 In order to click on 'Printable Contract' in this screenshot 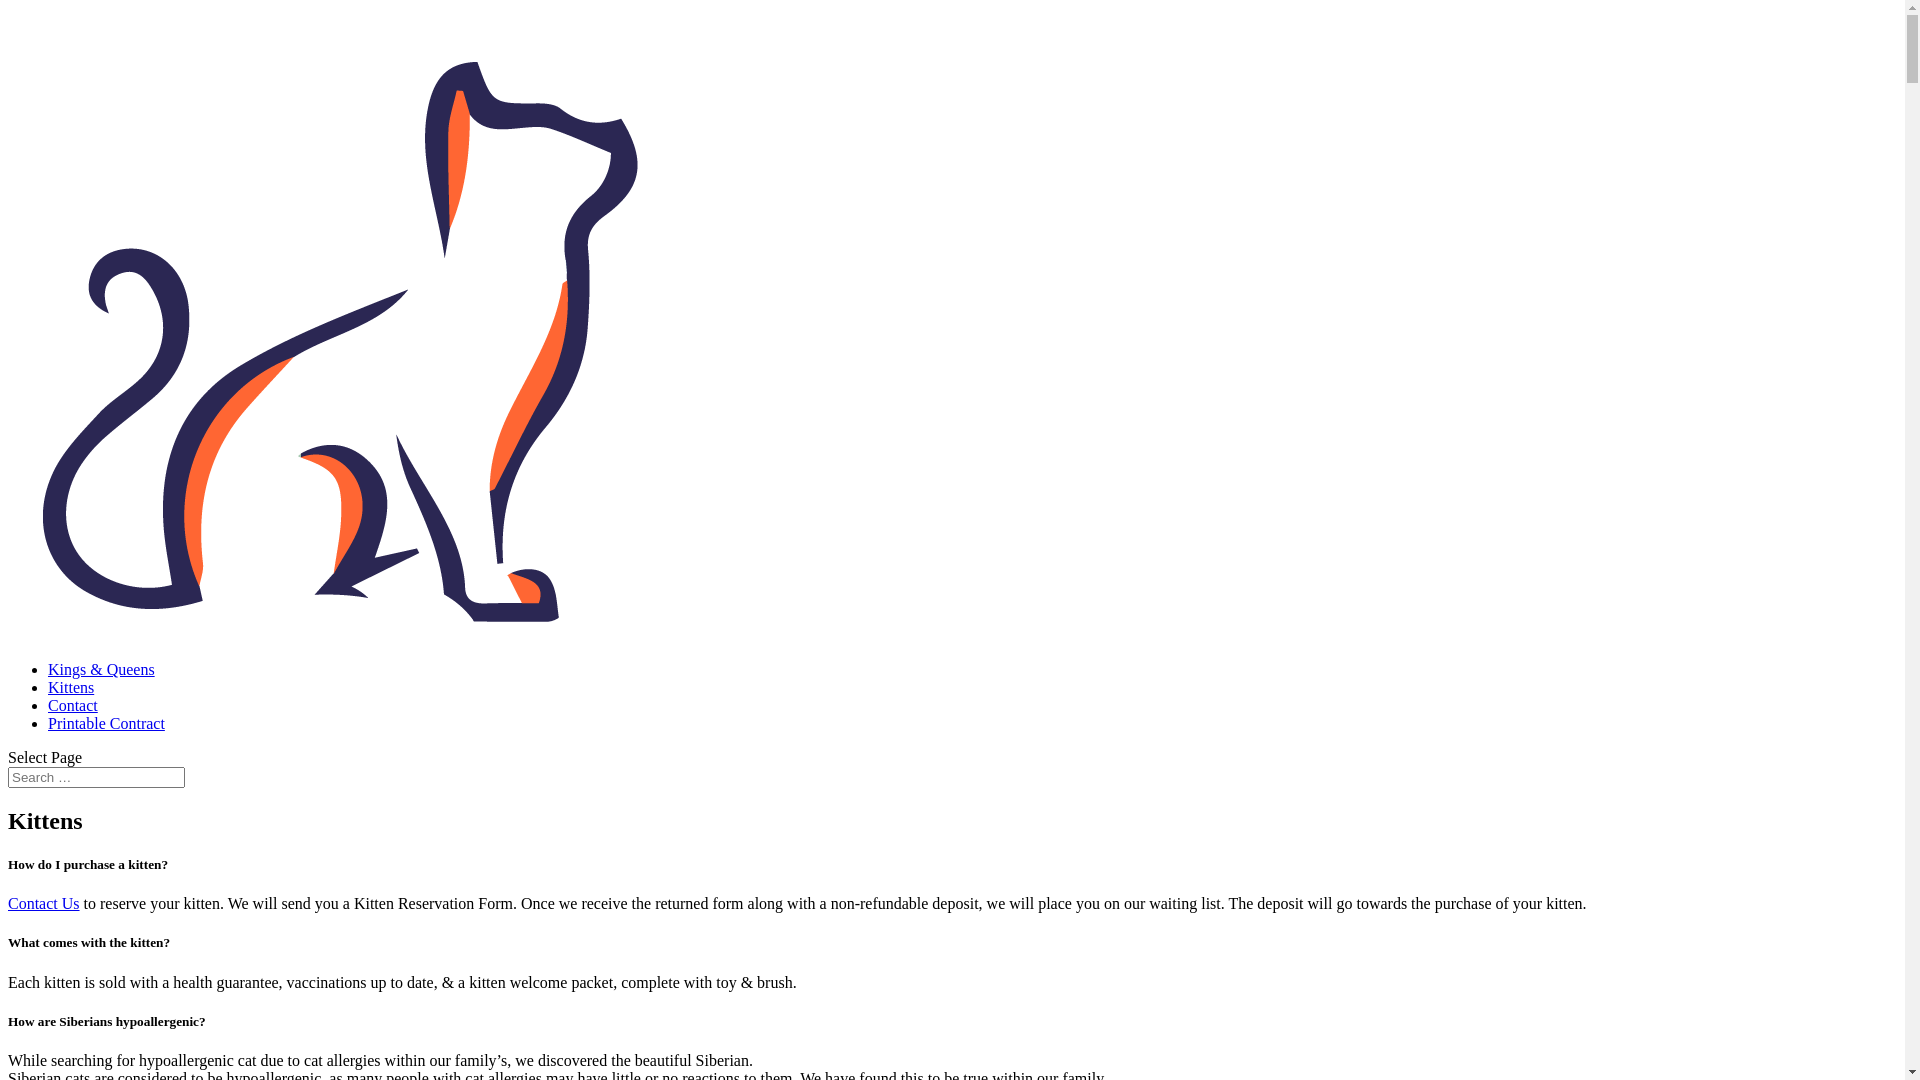, I will do `click(105, 723)`.